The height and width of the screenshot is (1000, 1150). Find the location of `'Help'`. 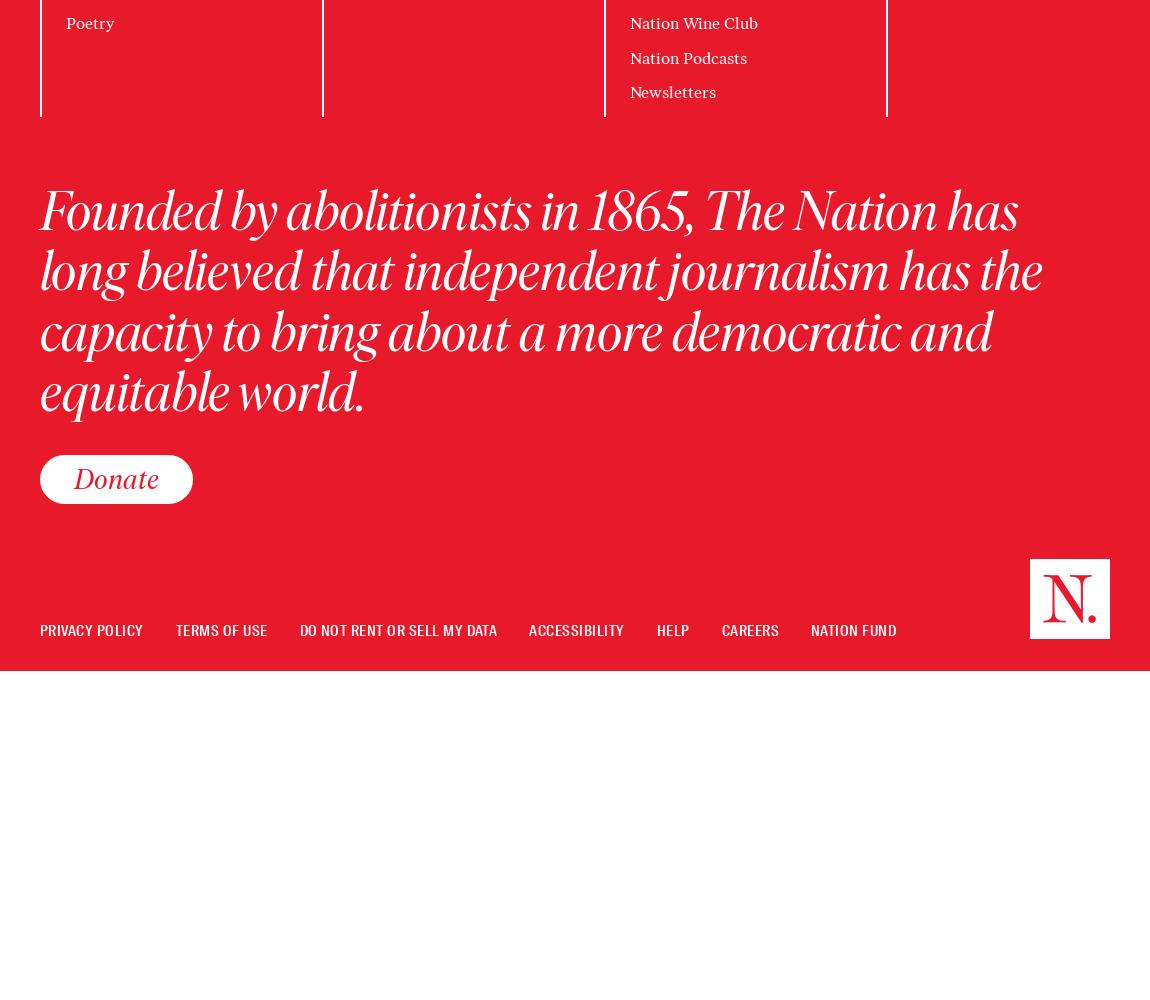

'Help' is located at coordinates (671, 630).